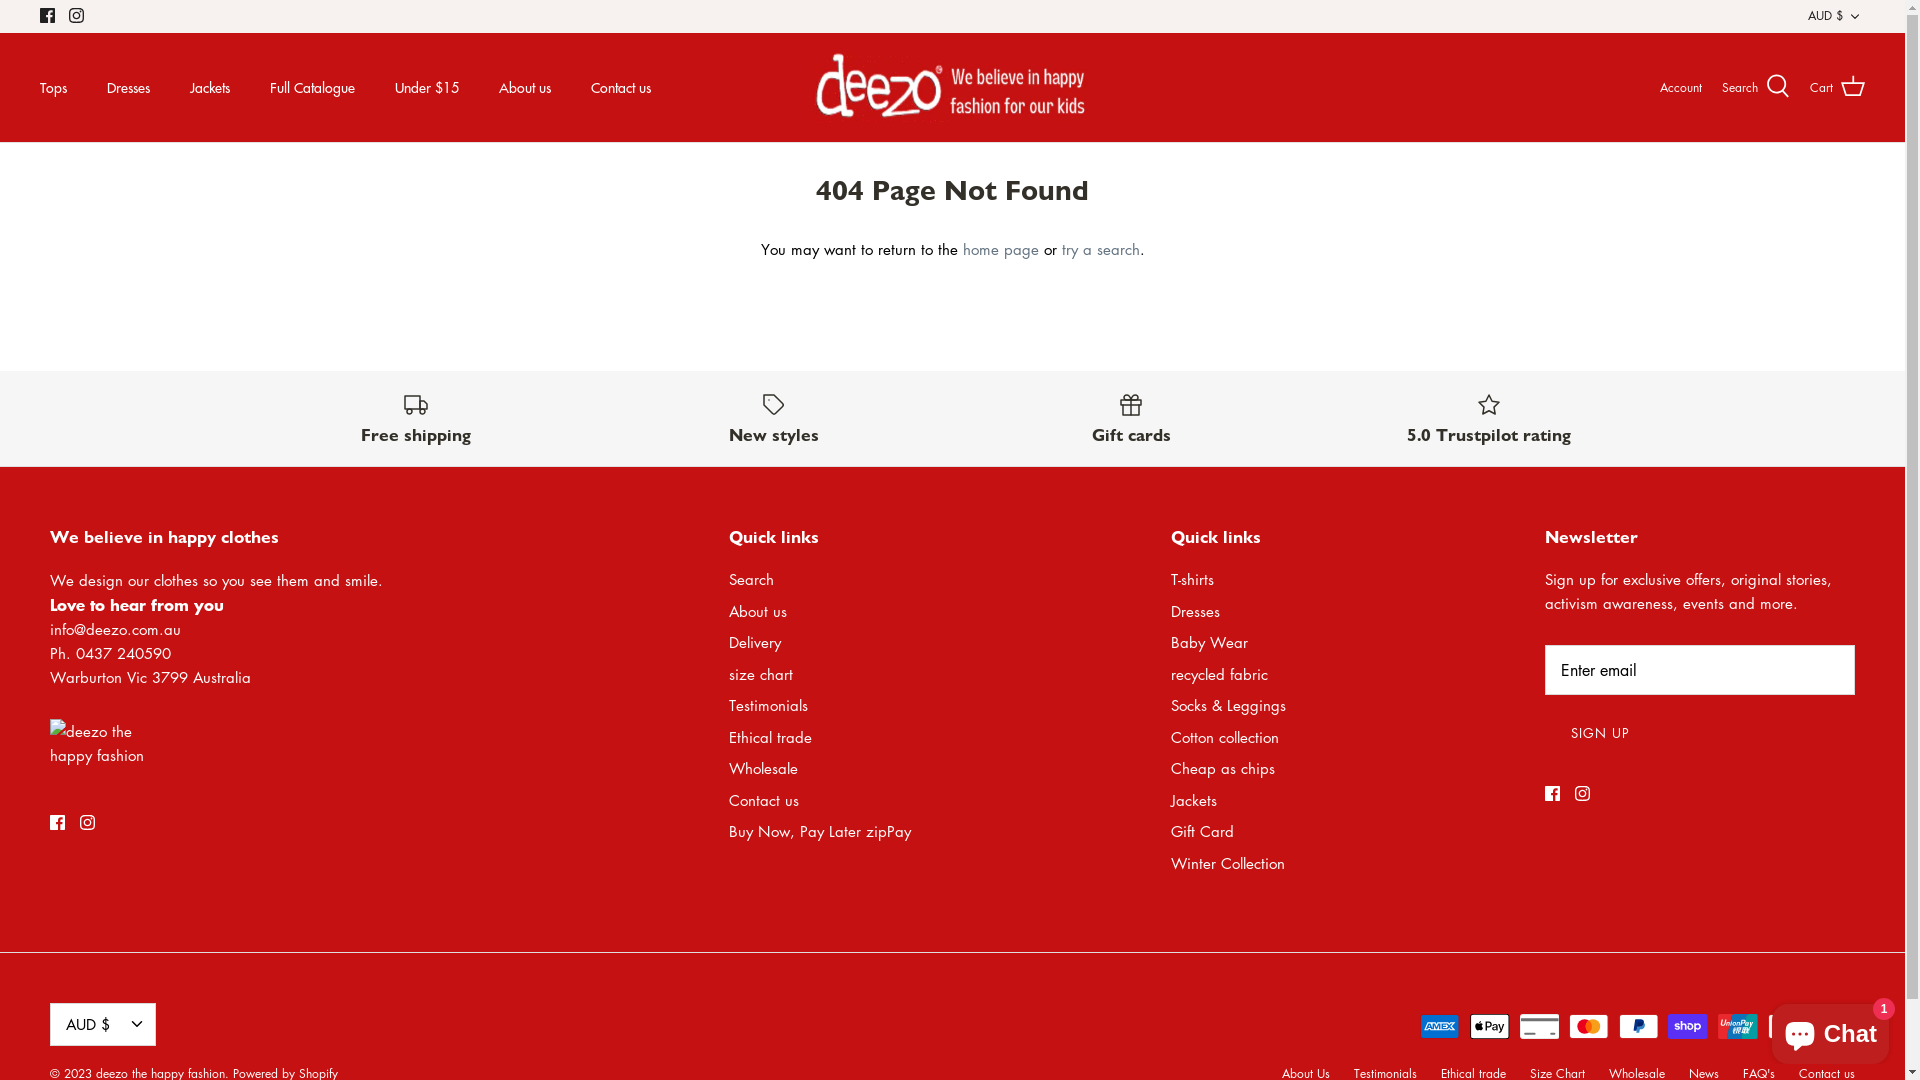 The image size is (1920, 1080). Describe the element at coordinates (1223, 736) in the screenshot. I see `'Cotton collection'` at that location.